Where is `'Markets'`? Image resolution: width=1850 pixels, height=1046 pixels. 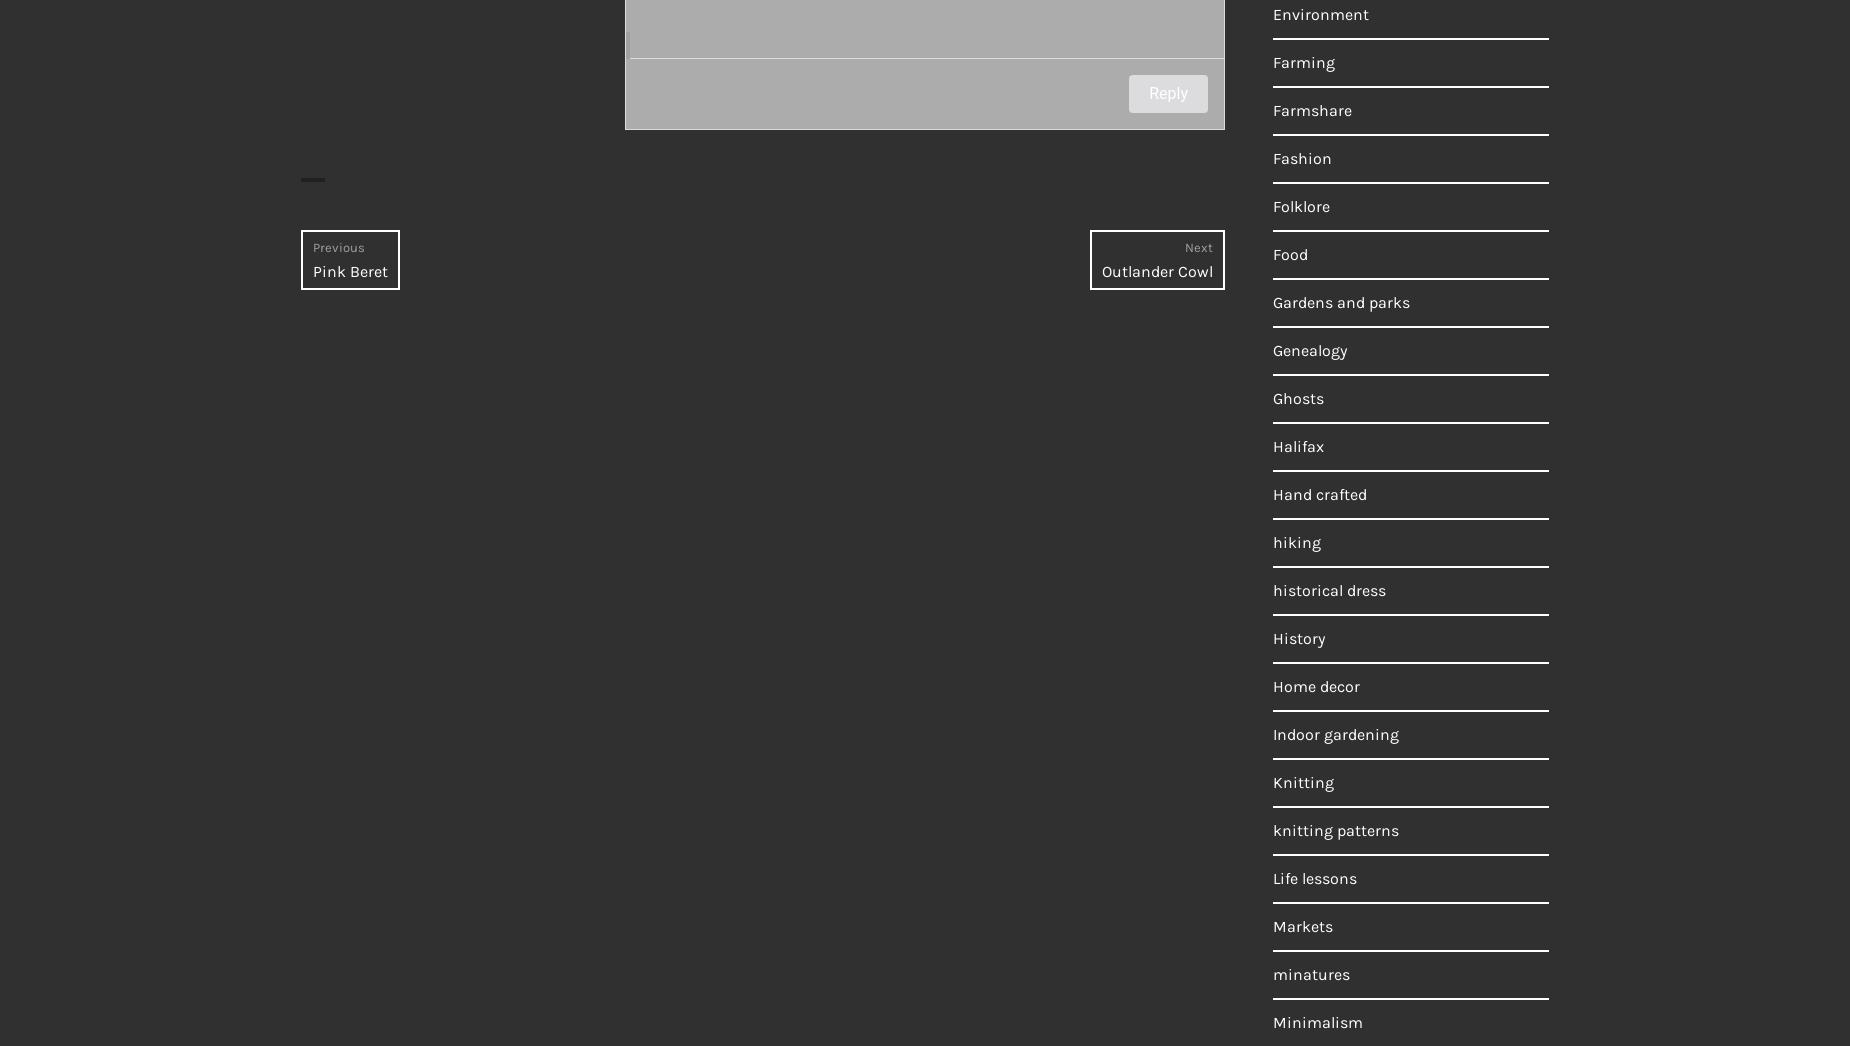
'Markets' is located at coordinates (1301, 926).